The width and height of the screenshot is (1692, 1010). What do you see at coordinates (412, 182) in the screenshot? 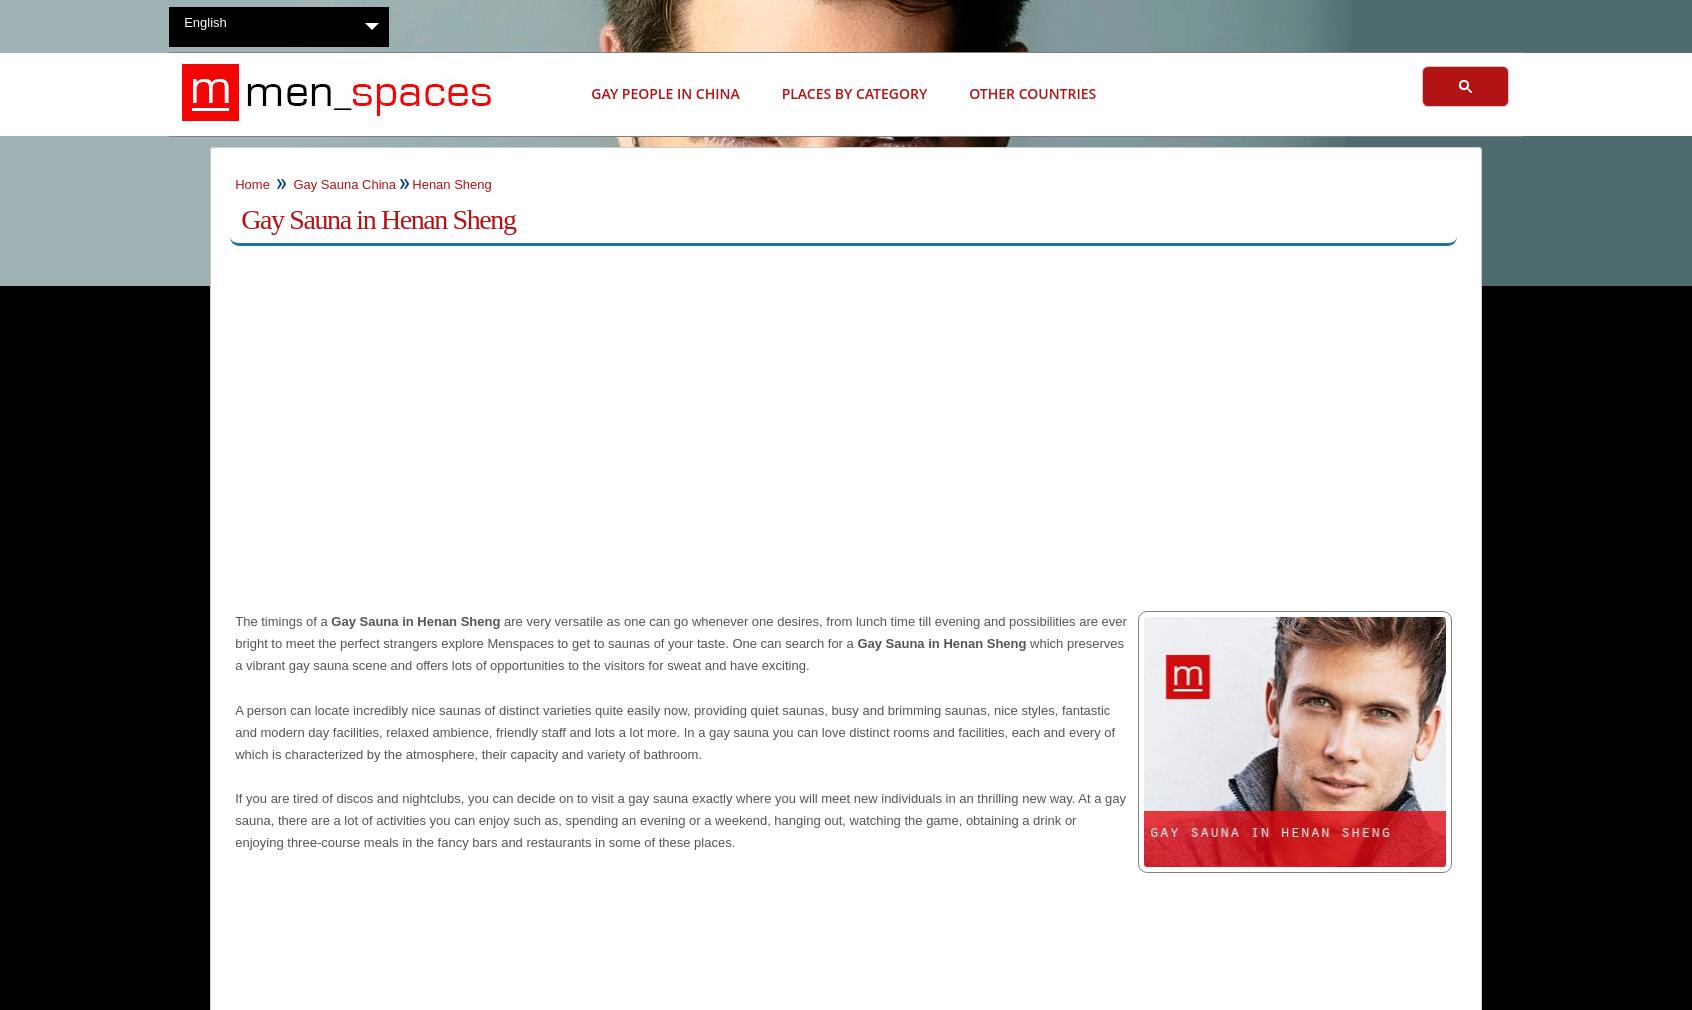
I see `'Henan Sheng'` at bounding box center [412, 182].